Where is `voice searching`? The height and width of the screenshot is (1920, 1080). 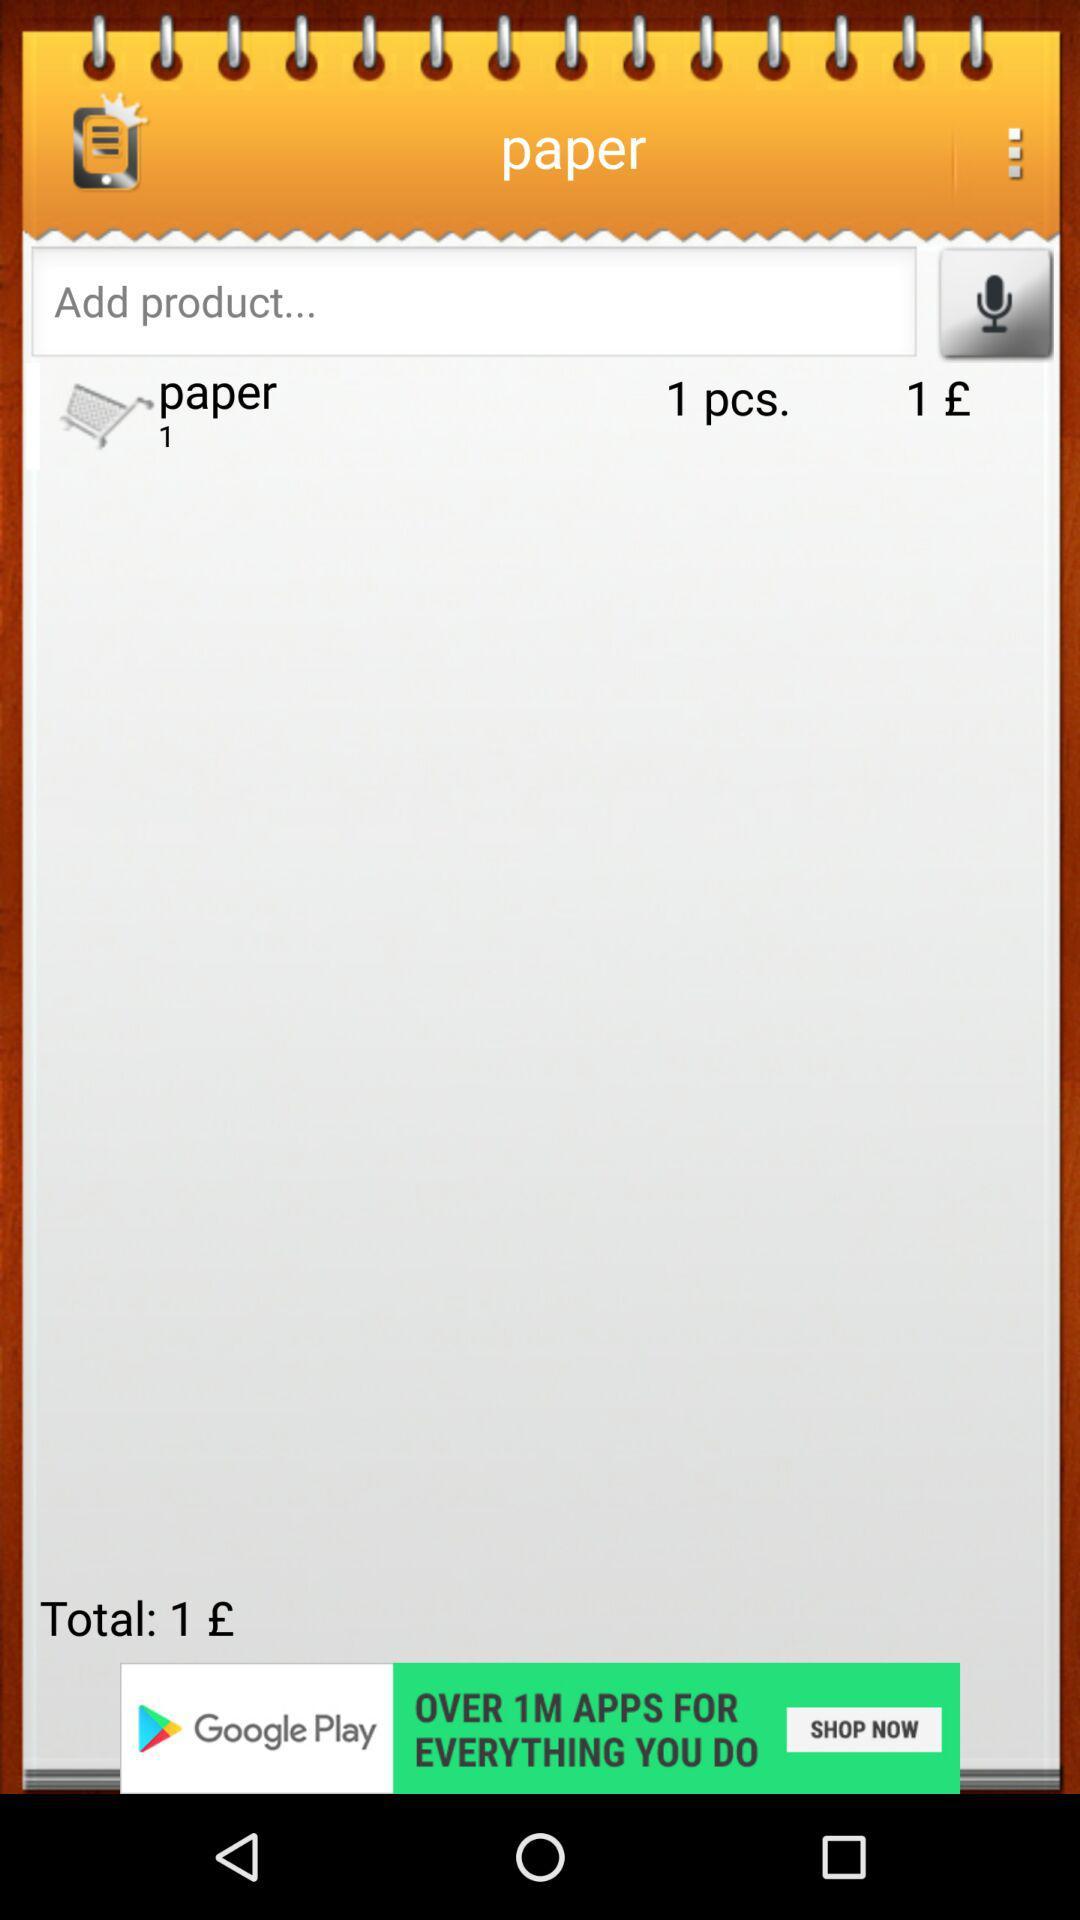
voice searching is located at coordinates (994, 302).